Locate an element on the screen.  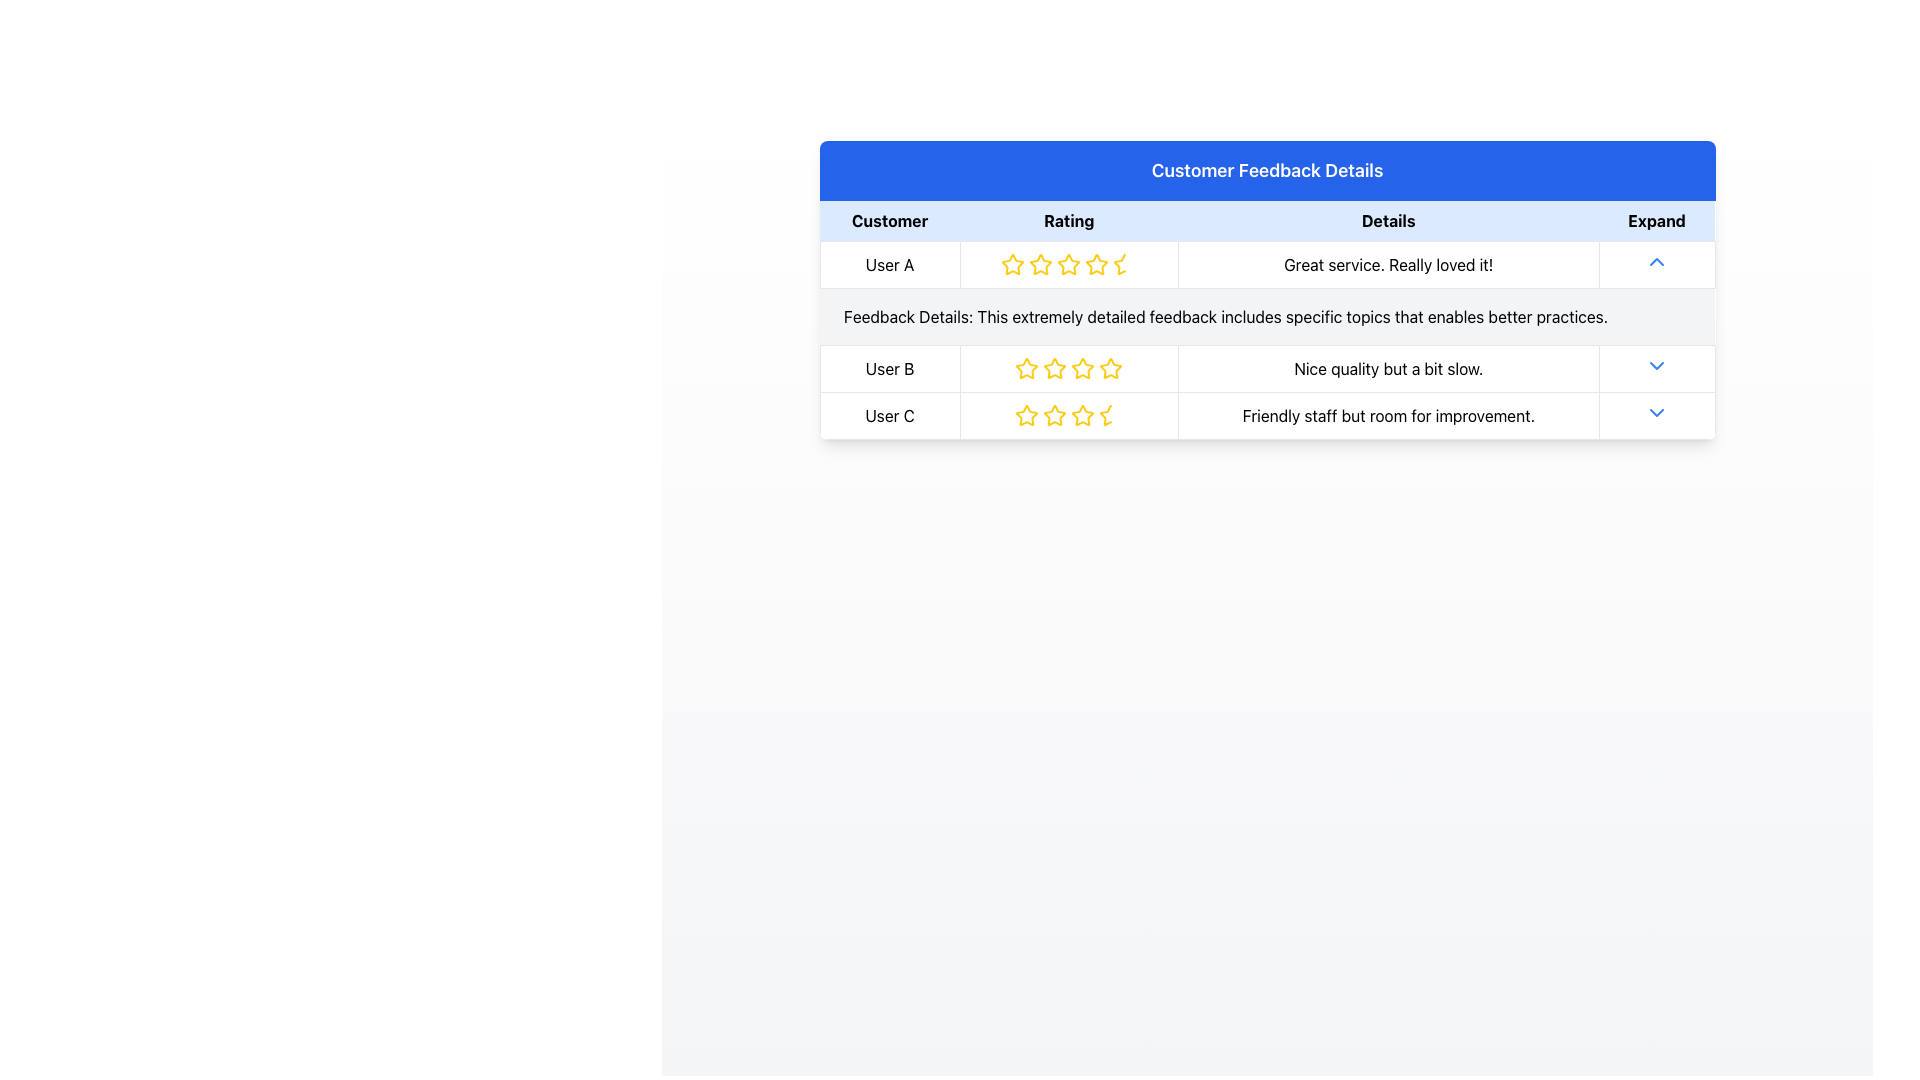
the 'Customer' column header text label in the table, which is the first item in the header row and positioned on the left side adjacent to the 'Rating' header is located at coordinates (889, 221).